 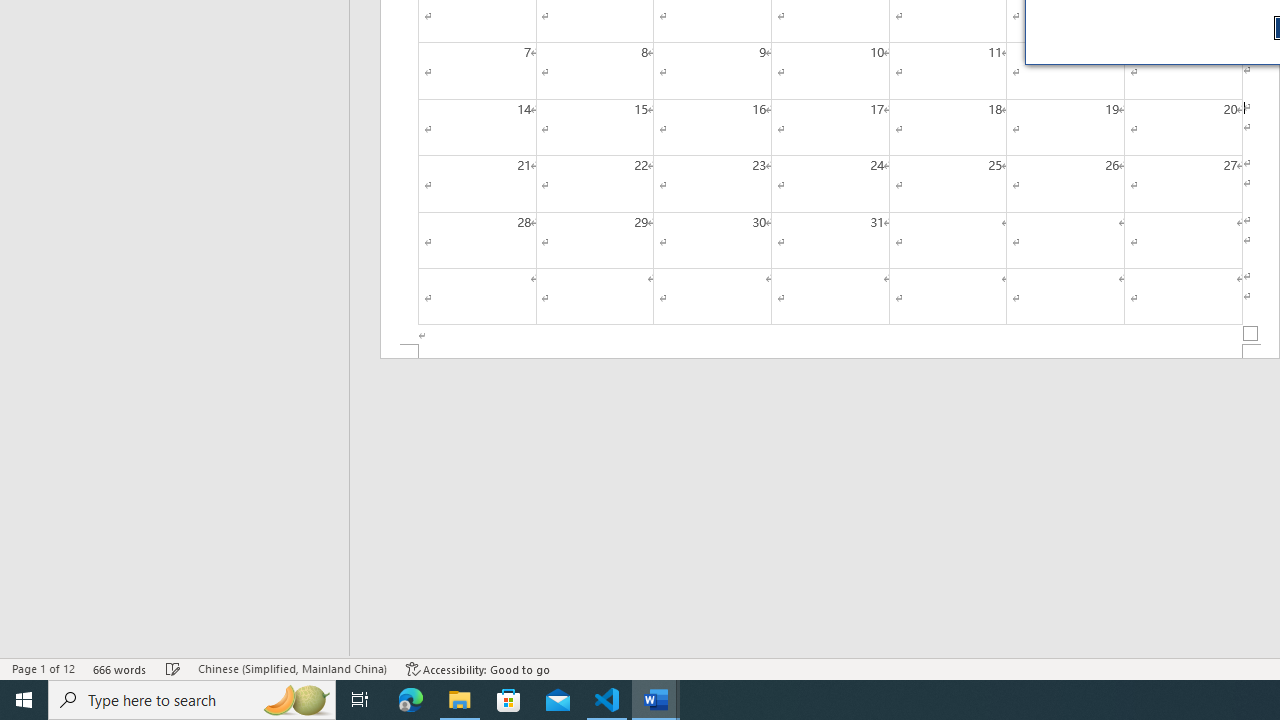 What do you see at coordinates (294, 698) in the screenshot?
I see `'Search highlights icon opens search home window'` at bounding box center [294, 698].